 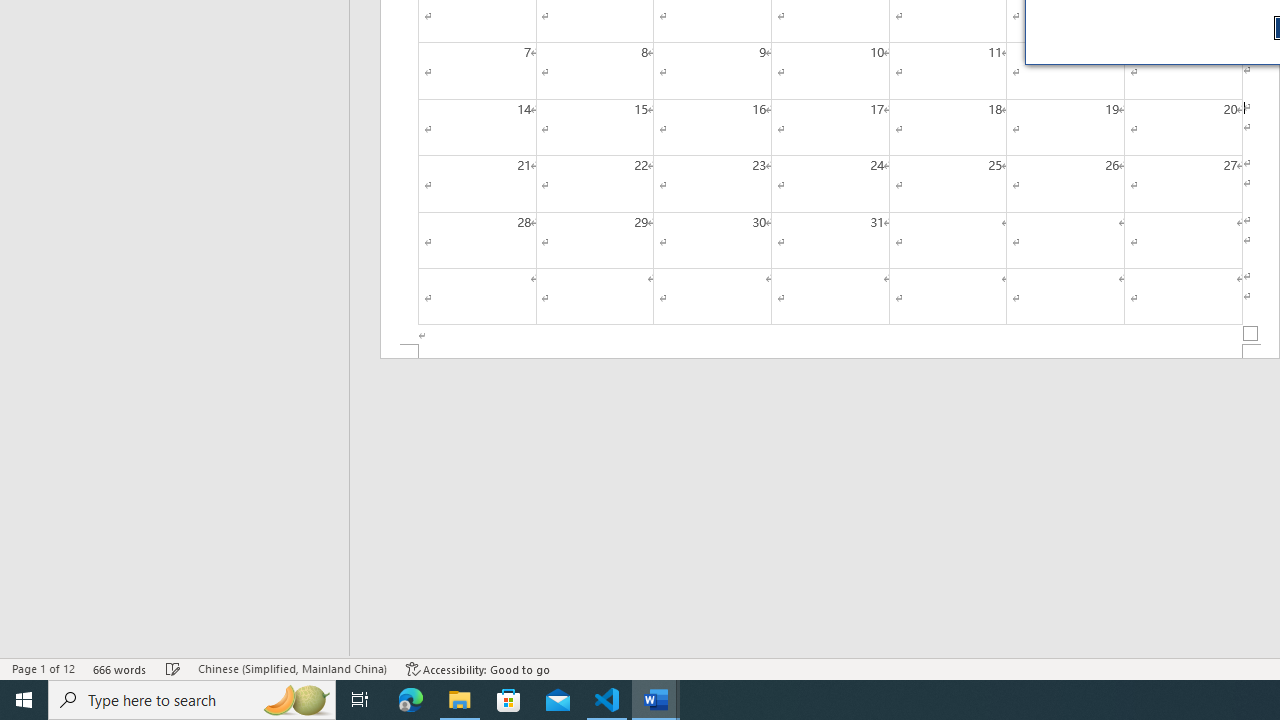 What do you see at coordinates (294, 698) in the screenshot?
I see `'Search highlights icon opens search home window'` at bounding box center [294, 698].